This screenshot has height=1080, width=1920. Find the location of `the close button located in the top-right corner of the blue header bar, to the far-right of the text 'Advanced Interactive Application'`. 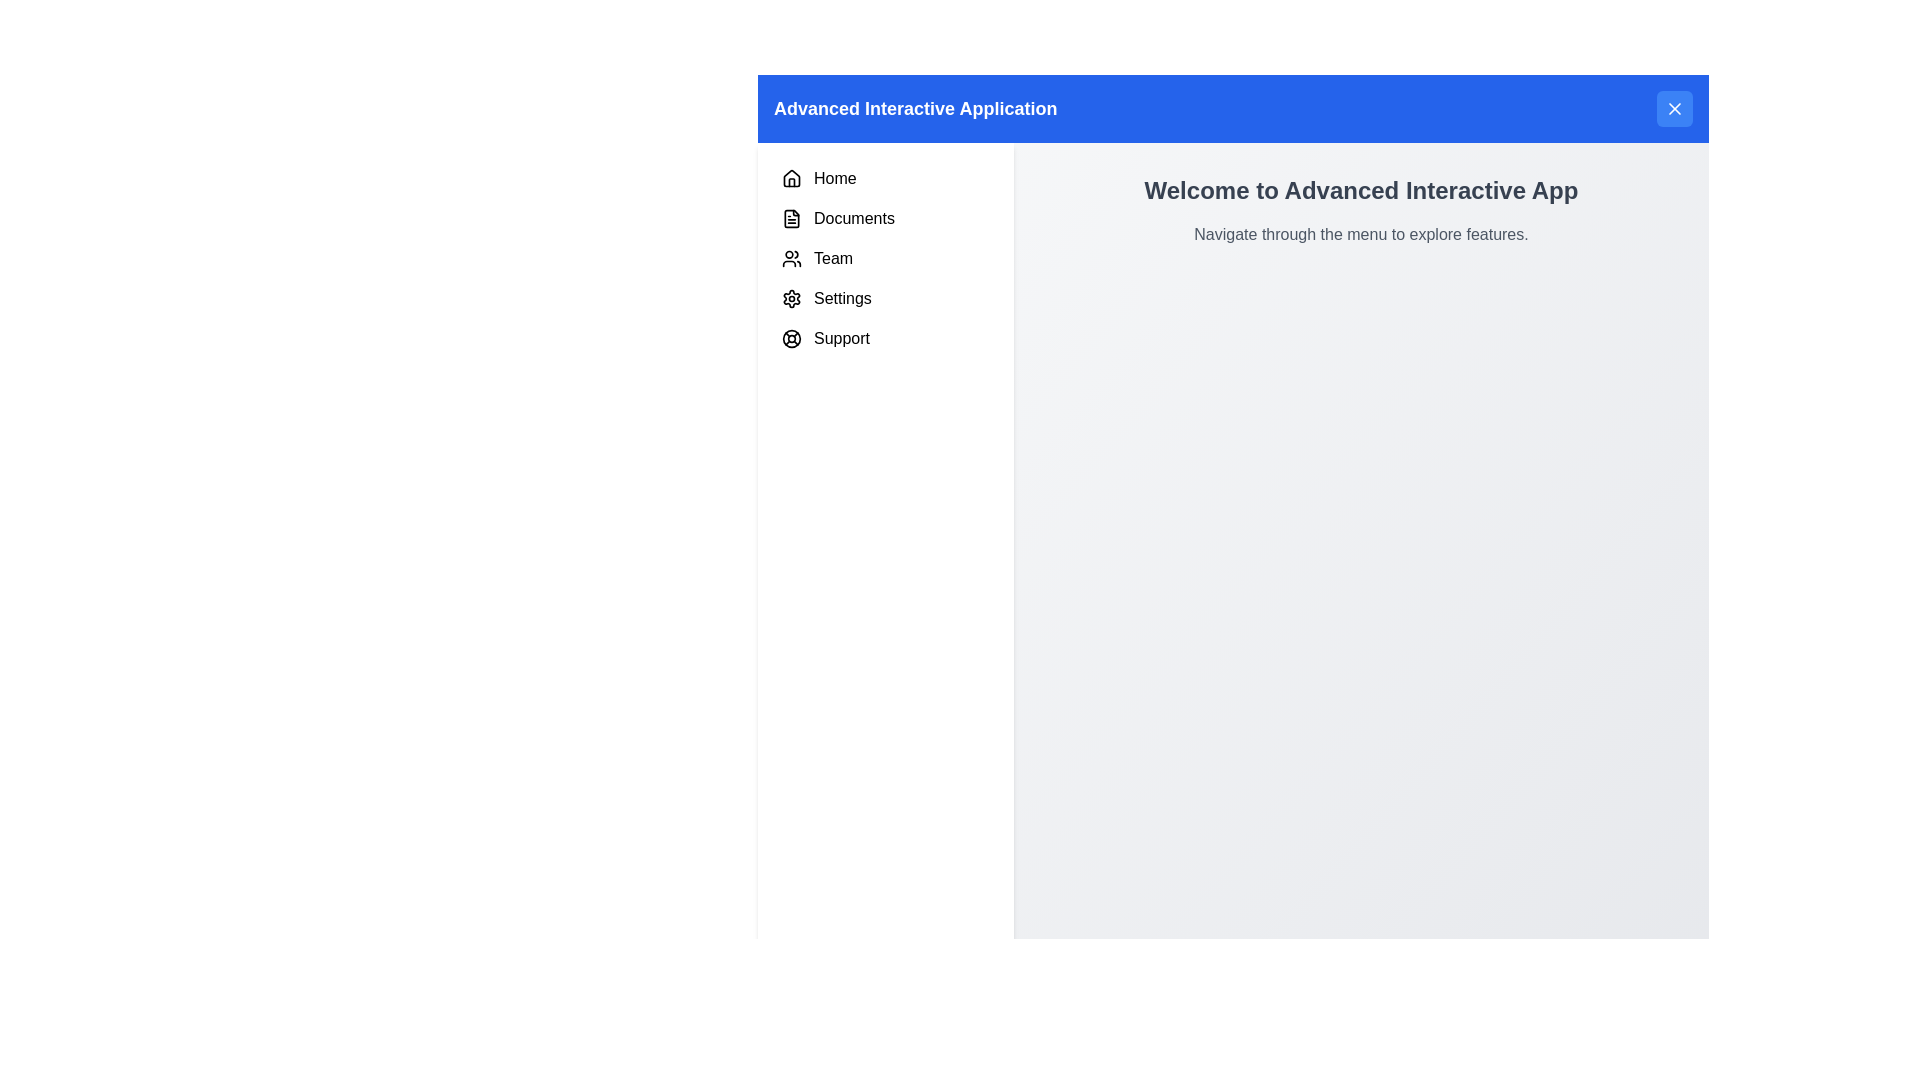

the close button located in the top-right corner of the blue header bar, to the far-right of the text 'Advanced Interactive Application' is located at coordinates (1675, 108).